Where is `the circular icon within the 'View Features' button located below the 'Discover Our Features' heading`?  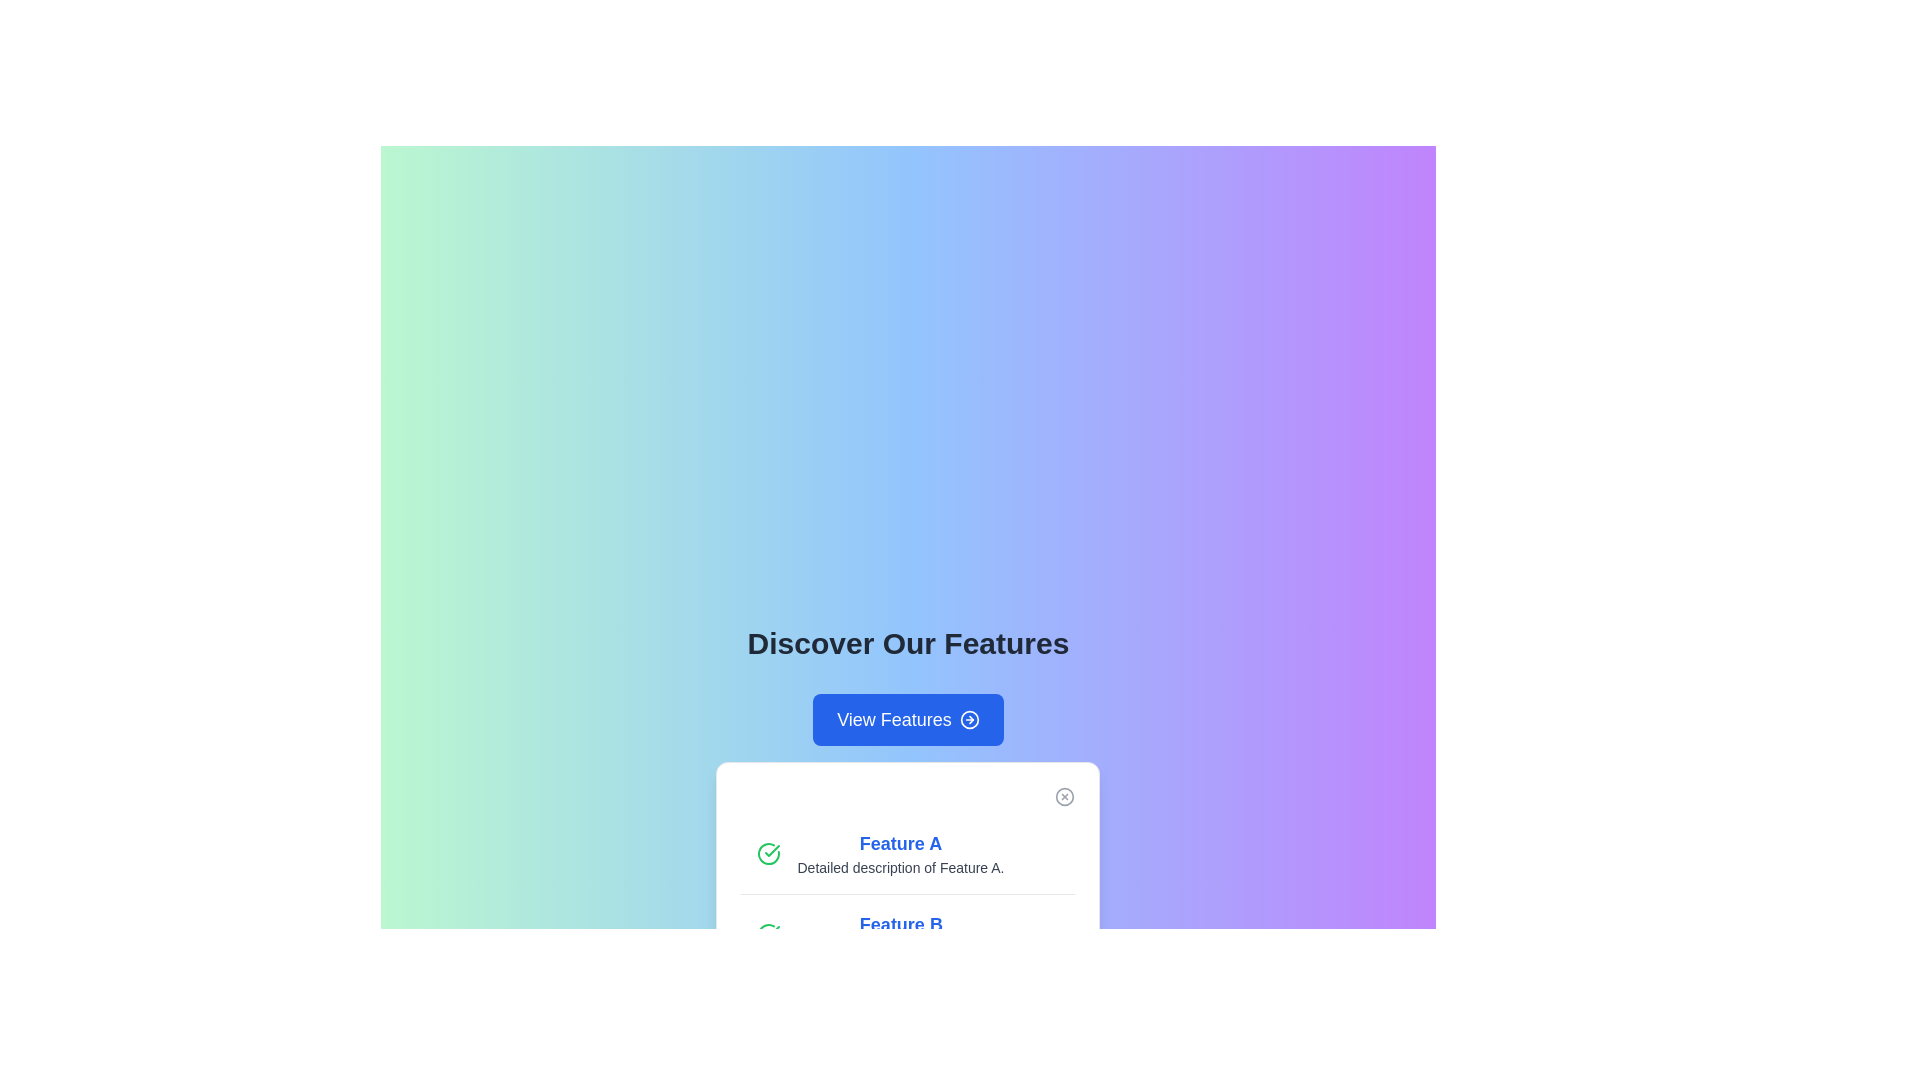
the circular icon within the 'View Features' button located below the 'Discover Our Features' heading is located at coordinates (969, 720).